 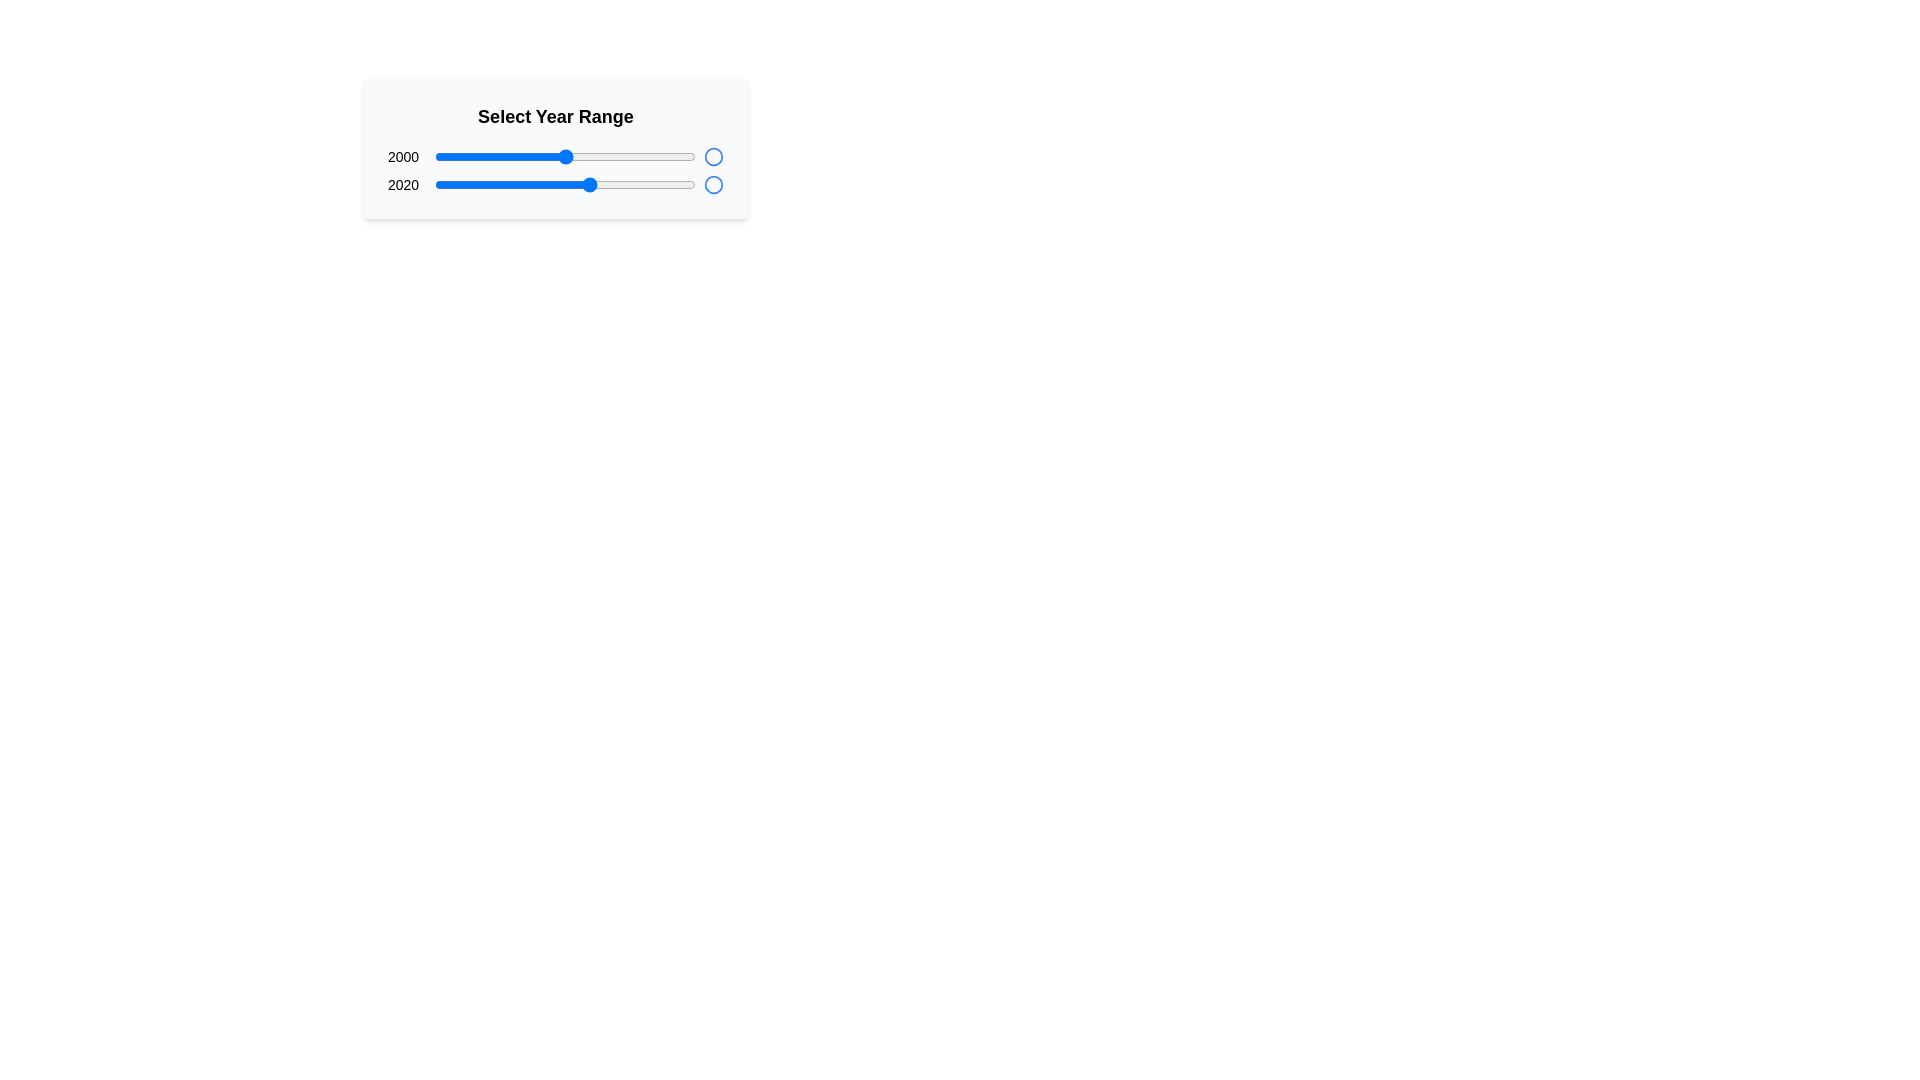 What do you see at coordinates (588, 185) in the screenshot?
I see `the year value` at bounding box center [588, 185].